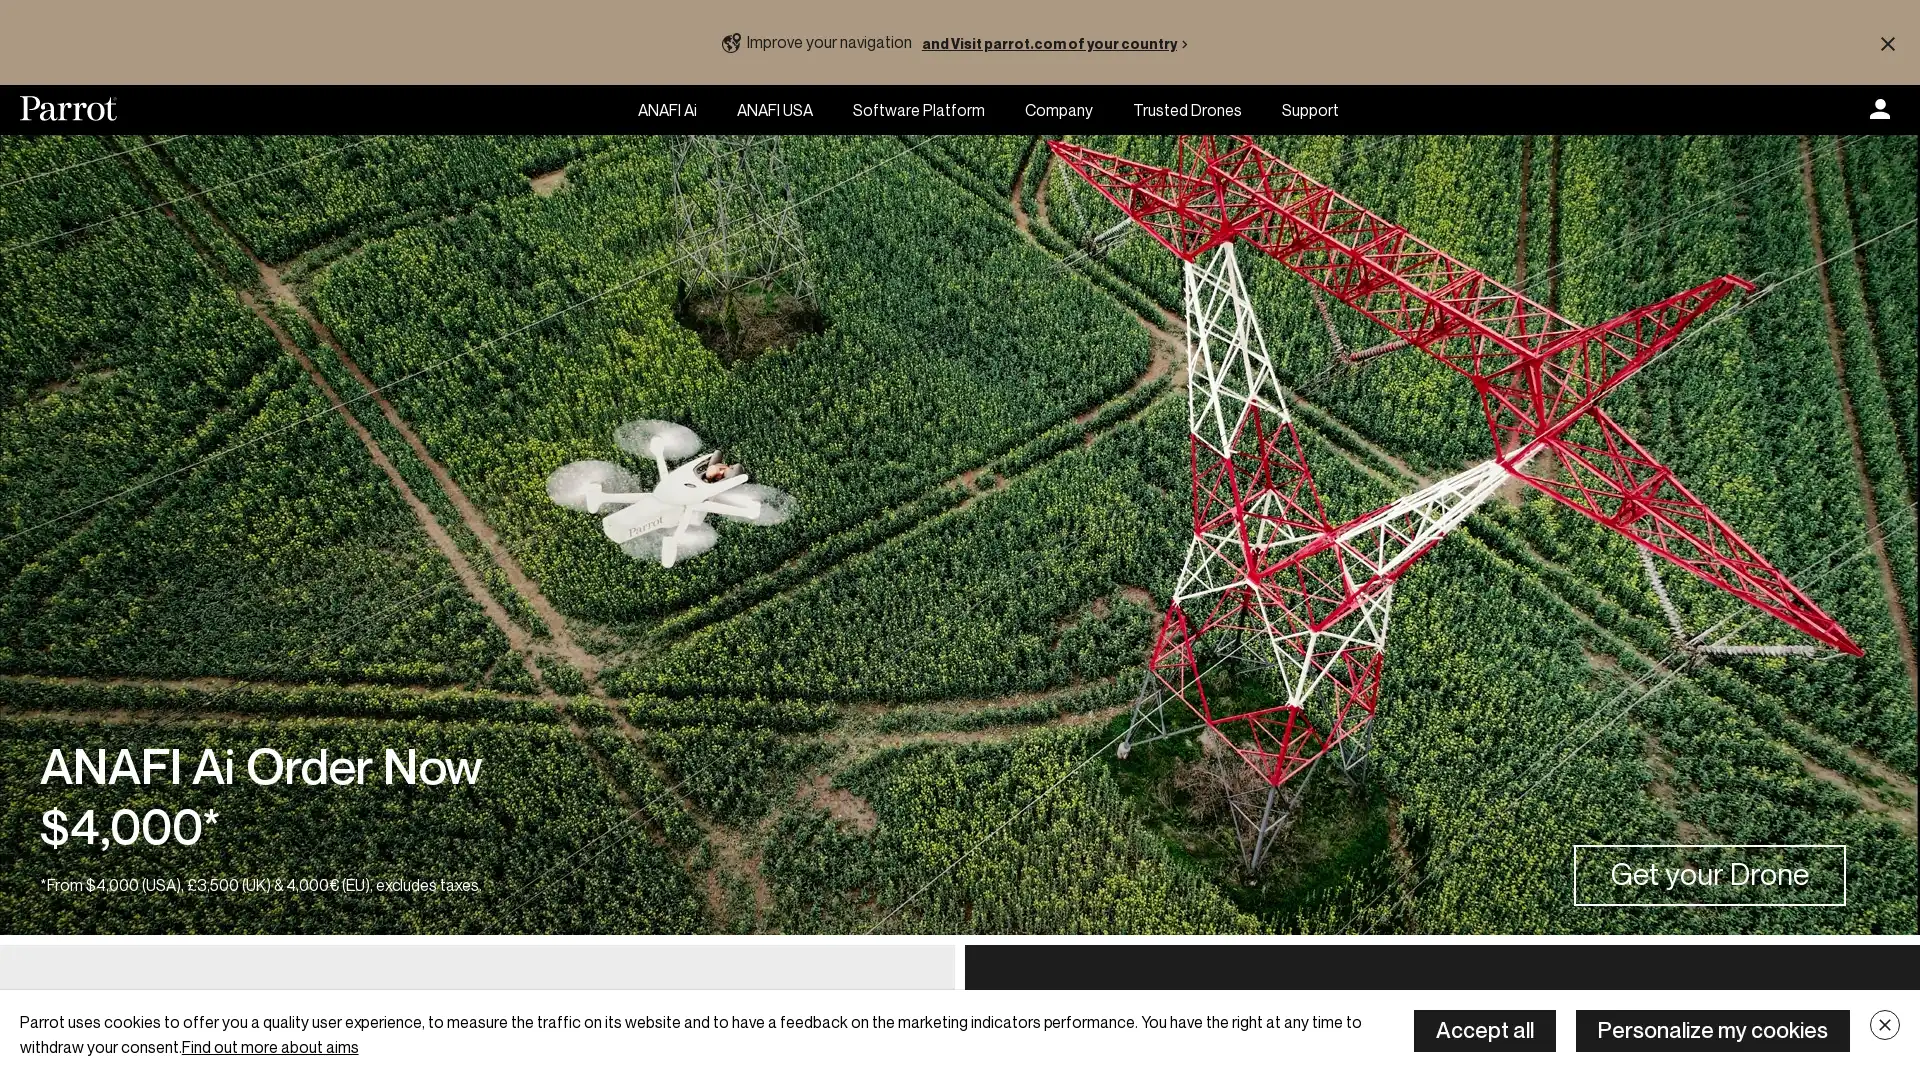 This screenshot has width=1920, height=1080. I want to click on close not-good-shop-alert, so click(1886, 42).